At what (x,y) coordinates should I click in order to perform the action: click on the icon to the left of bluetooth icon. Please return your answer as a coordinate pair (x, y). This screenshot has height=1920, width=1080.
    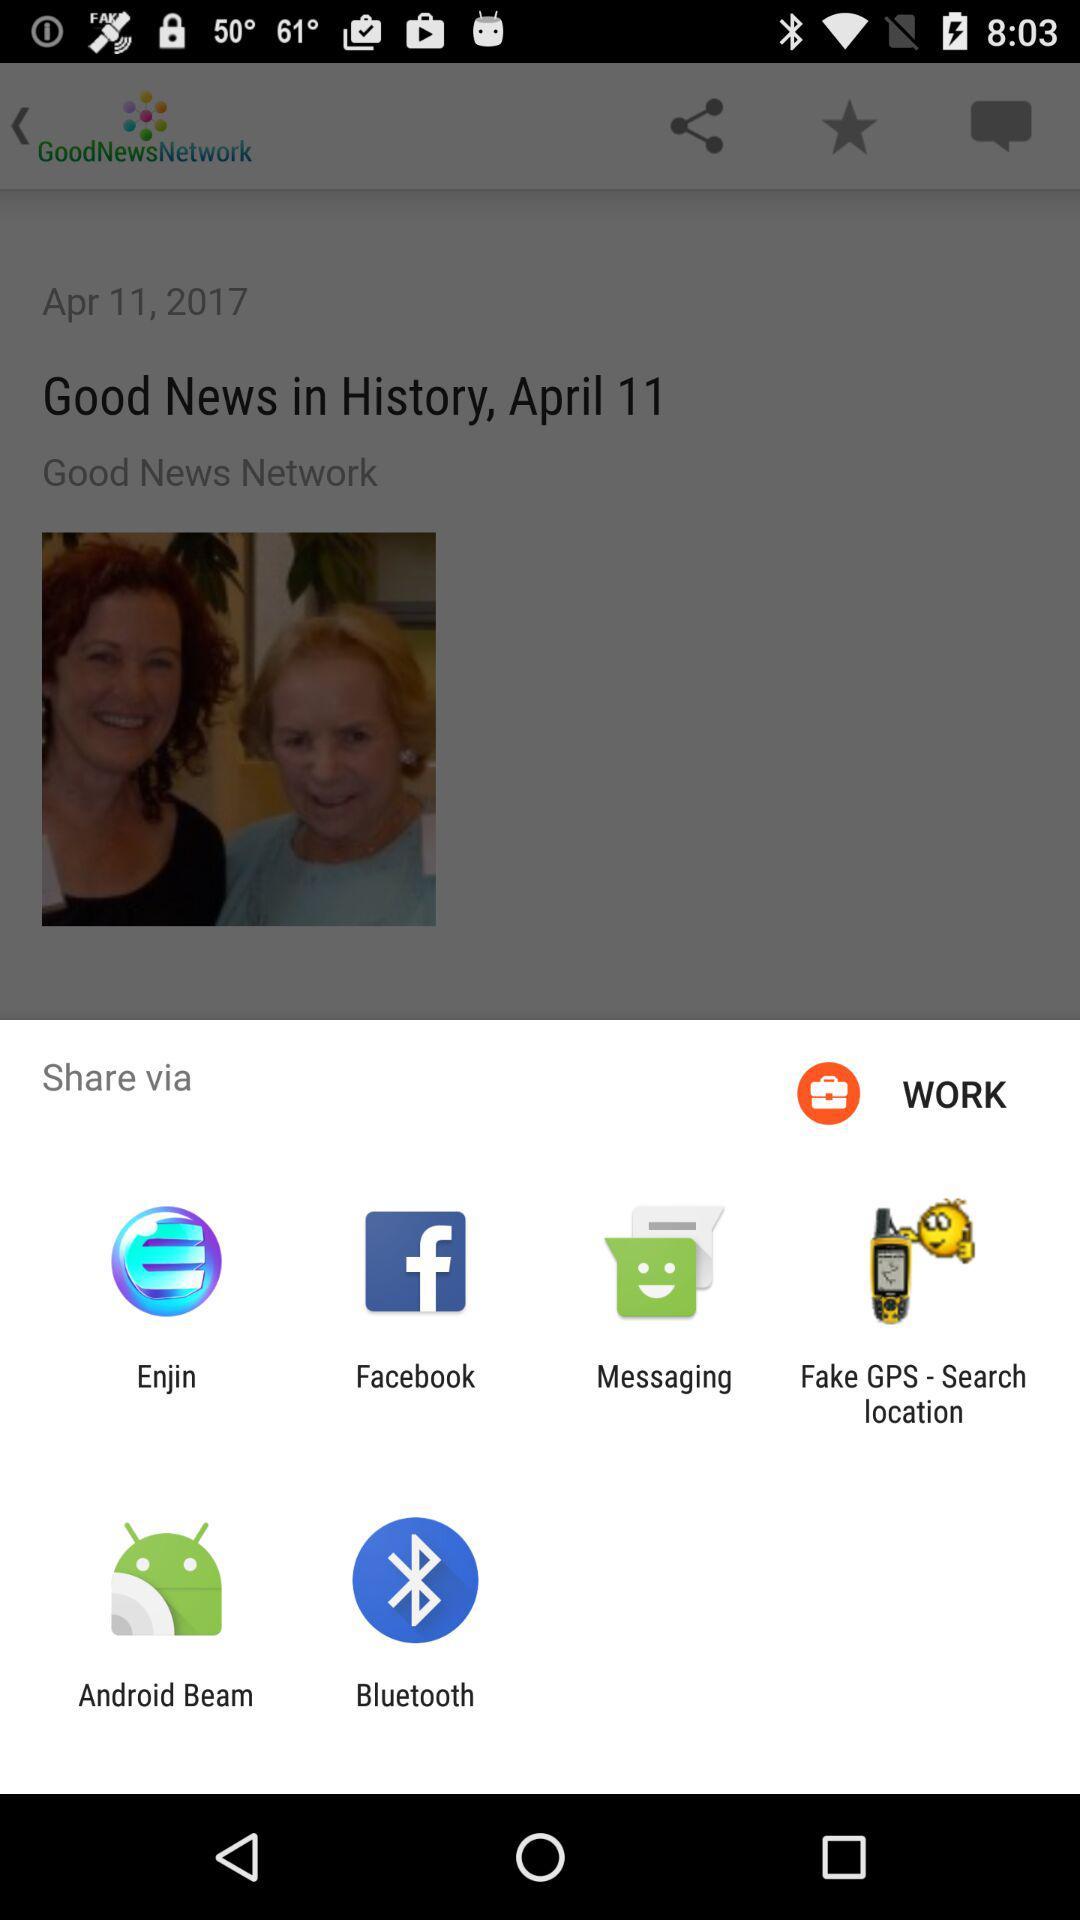
    Looking at the image, I should click on (165, 1711).